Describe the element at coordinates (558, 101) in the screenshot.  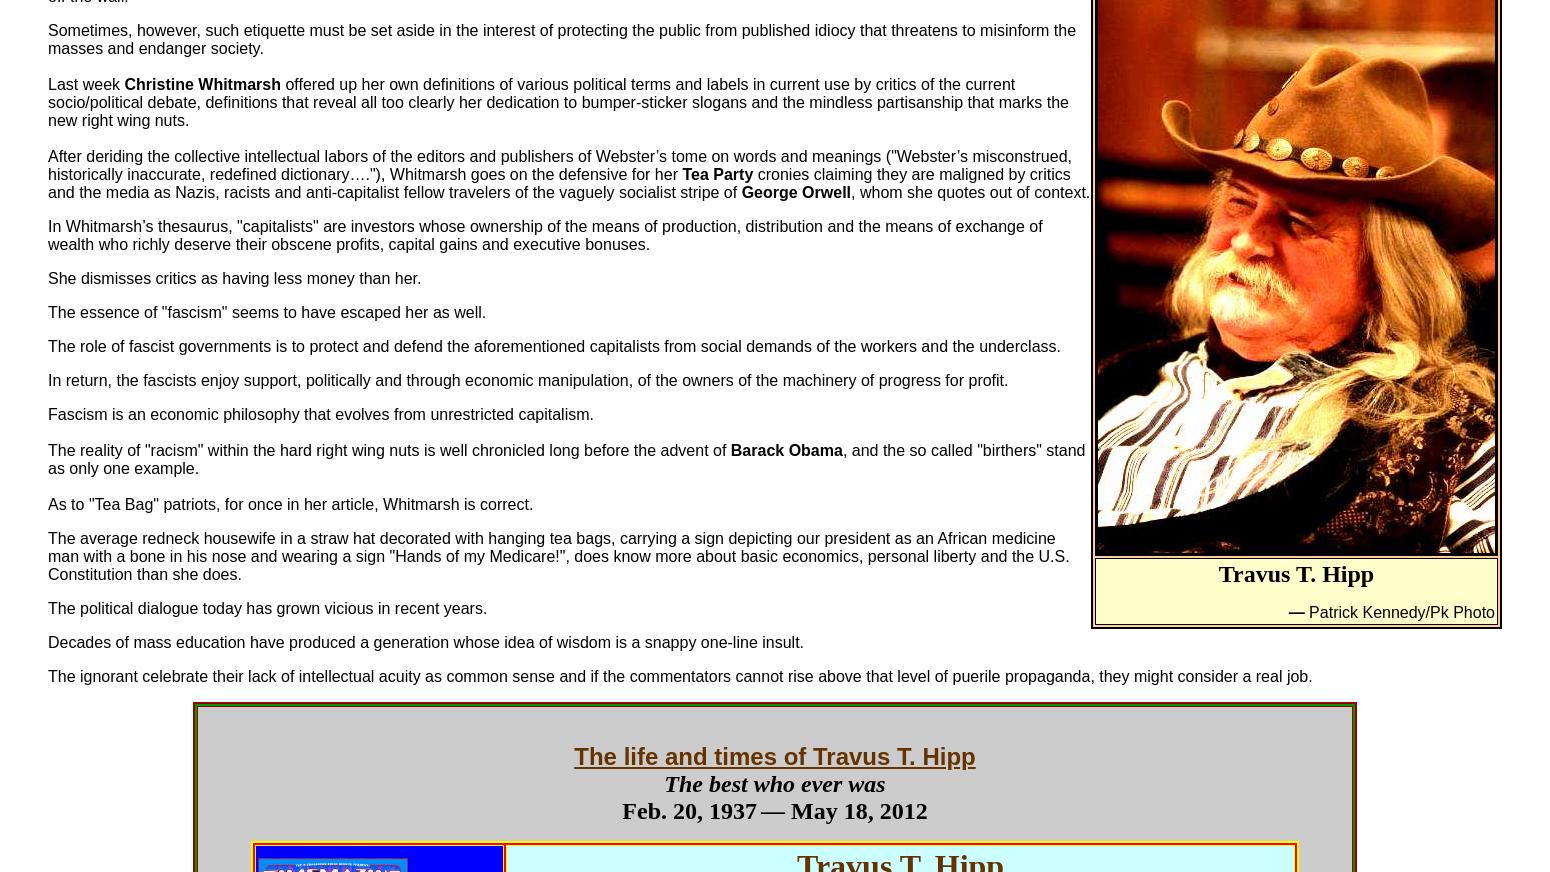
I see `'offered up her own definitions of various 
    political terms and labels in current use by critics of the current socio/political 
    debate, definitions that reveal all too clearly her dedication to bumper-sticker 
    slogans and the mindless partisanship that marks the new right wing nuts.'` at that location.